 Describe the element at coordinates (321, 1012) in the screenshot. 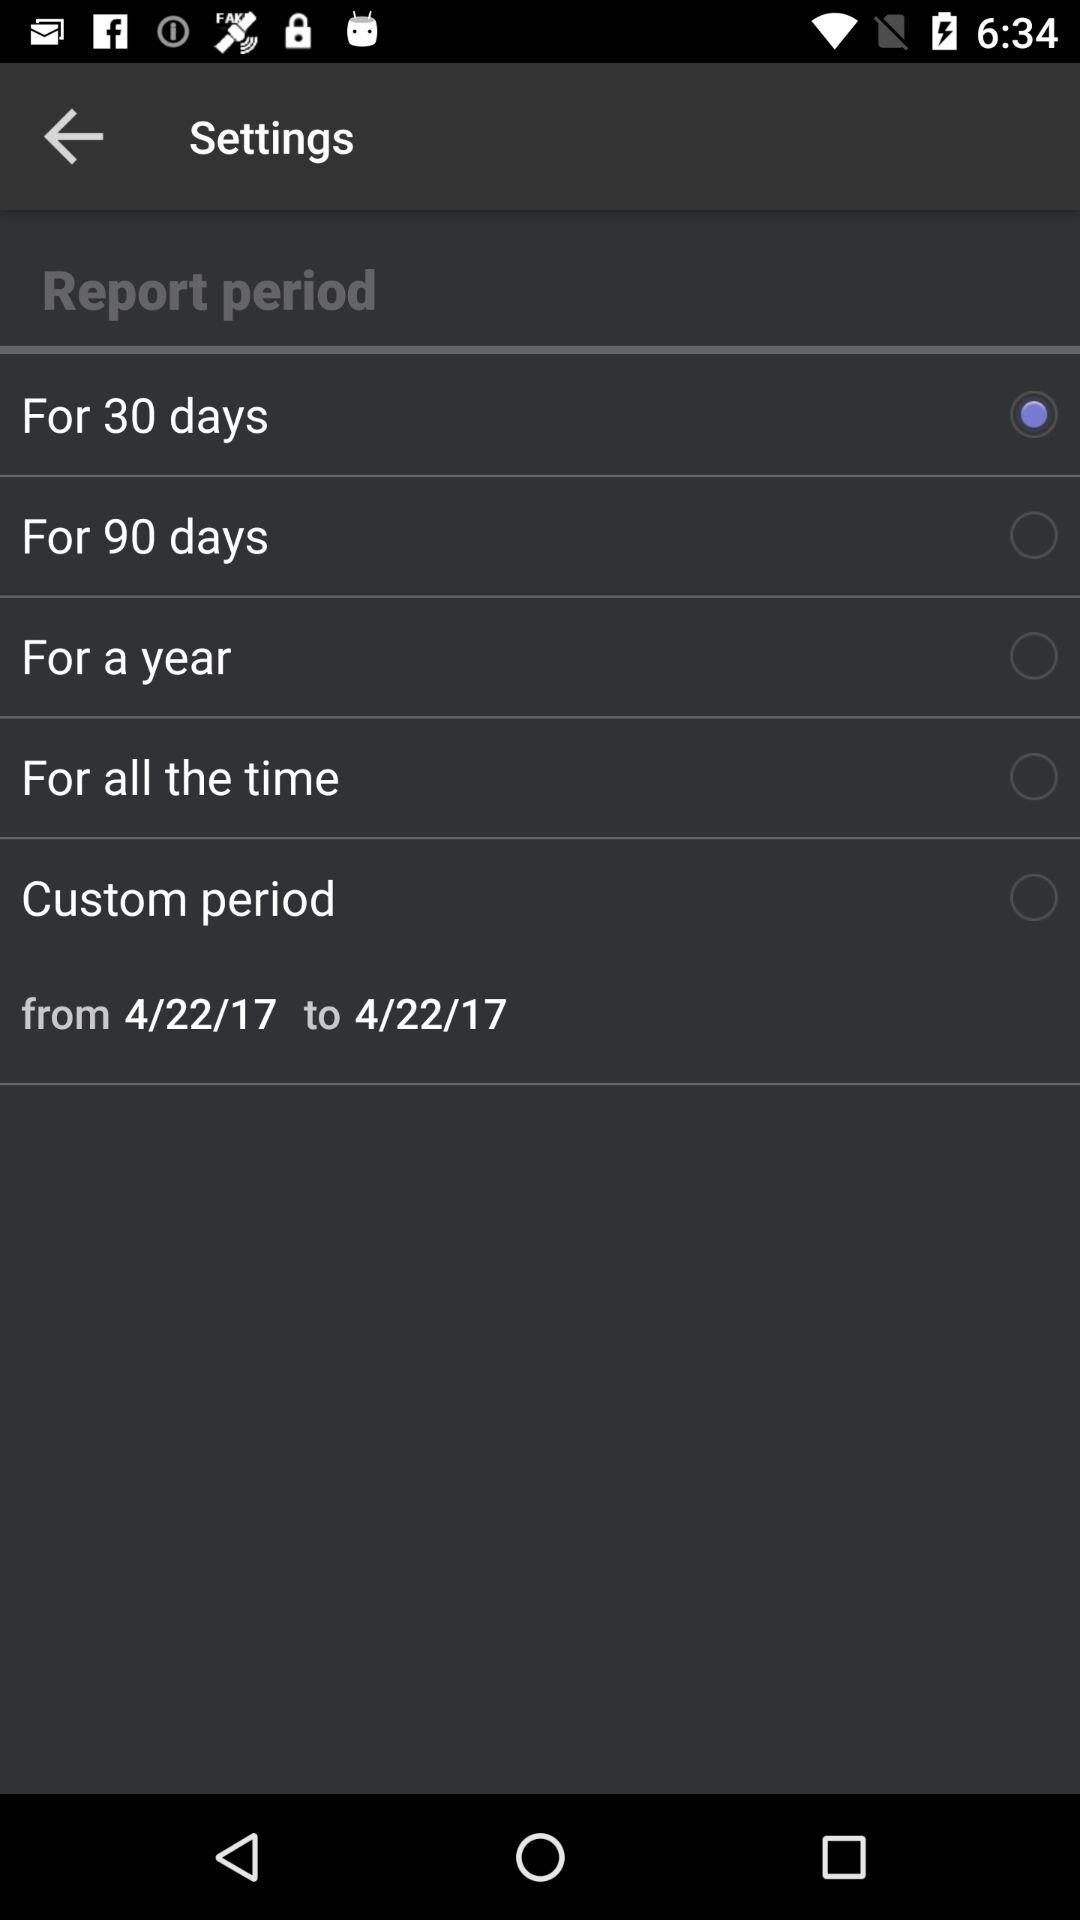

I see `icon next to the 4/22/17 item` at that location.